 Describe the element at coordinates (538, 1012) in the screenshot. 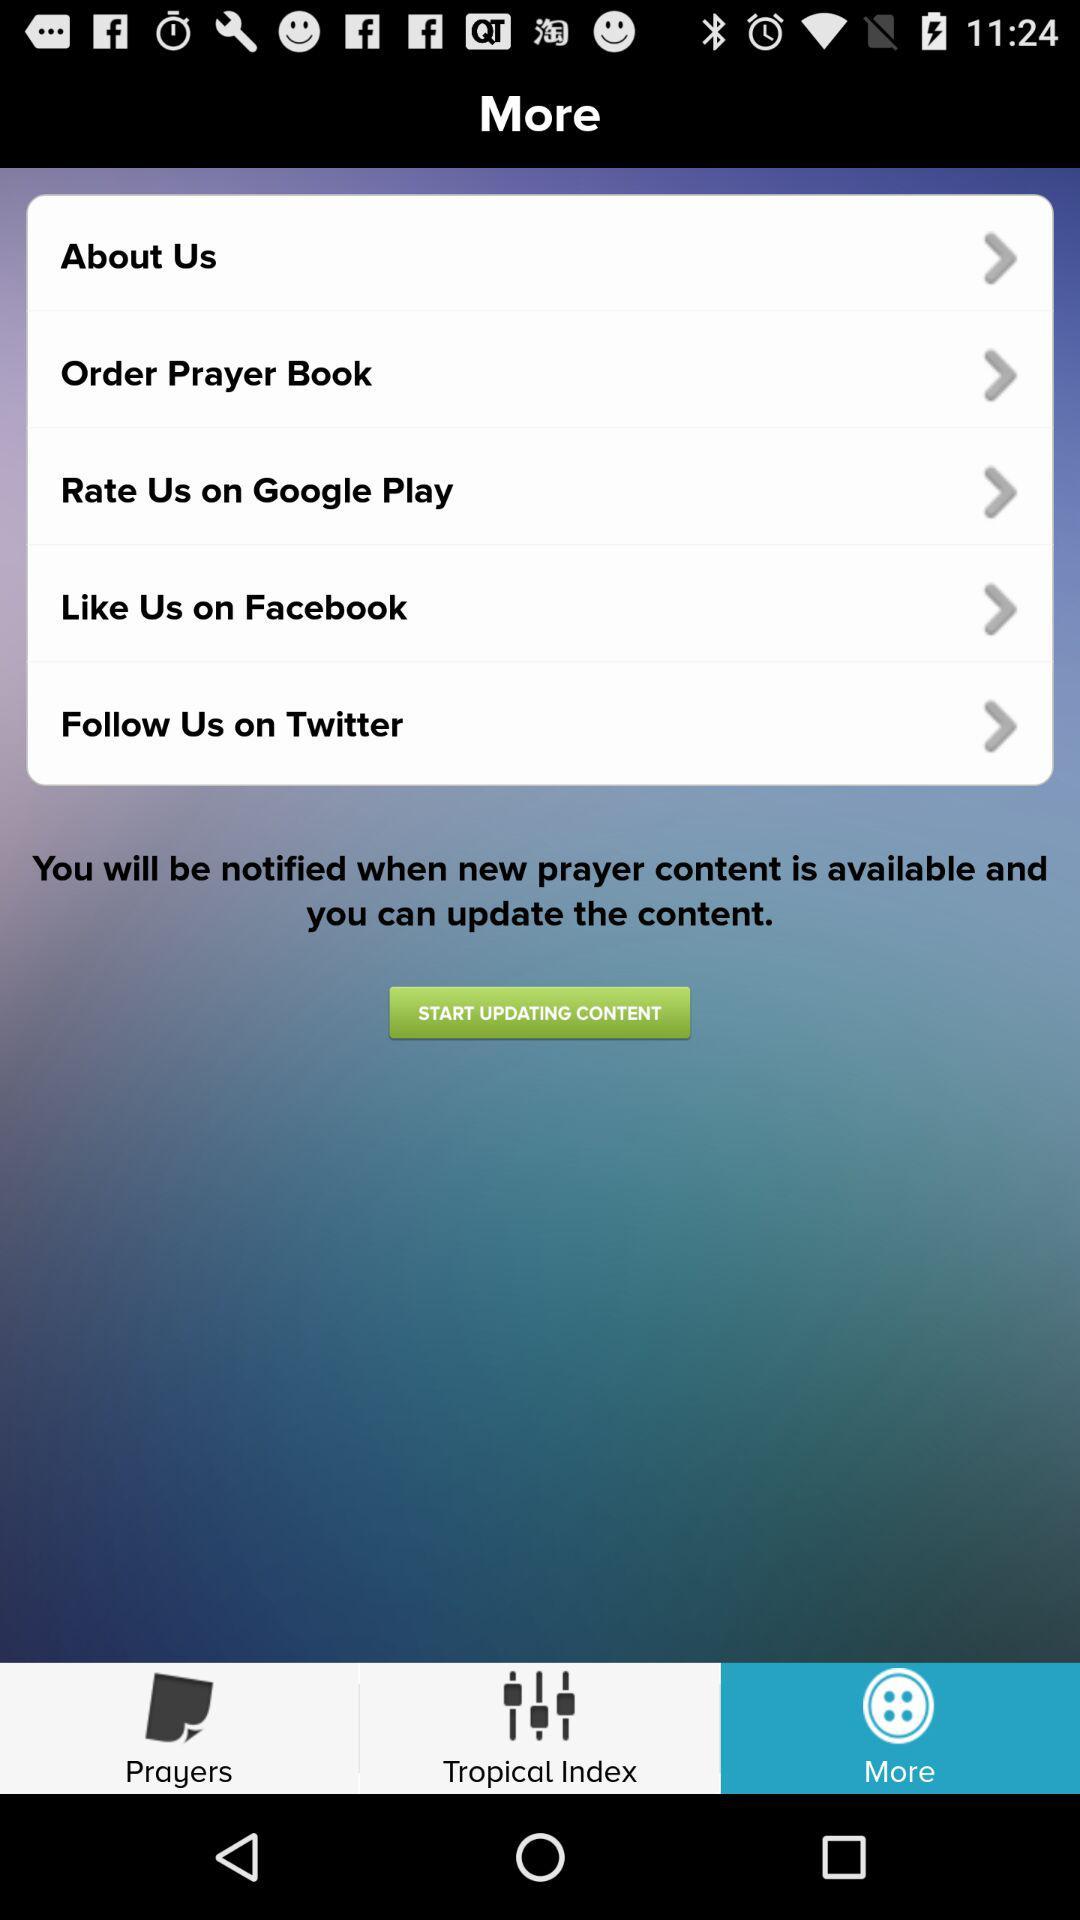

I see `start update content` at that location.